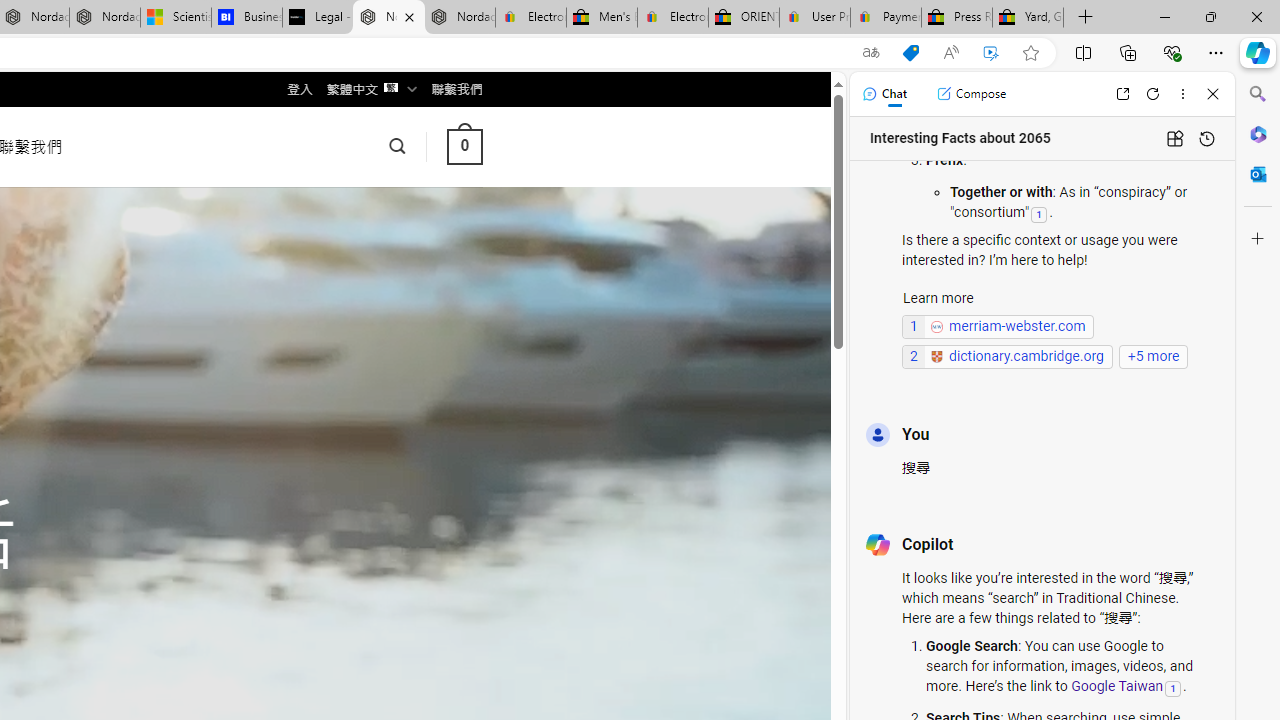 The width and height of the screenshot is (1280, 720). What do you see at coordinates (463, 145) in the screenshot?
I see `'  0  '` at bounding box center [463, 145].